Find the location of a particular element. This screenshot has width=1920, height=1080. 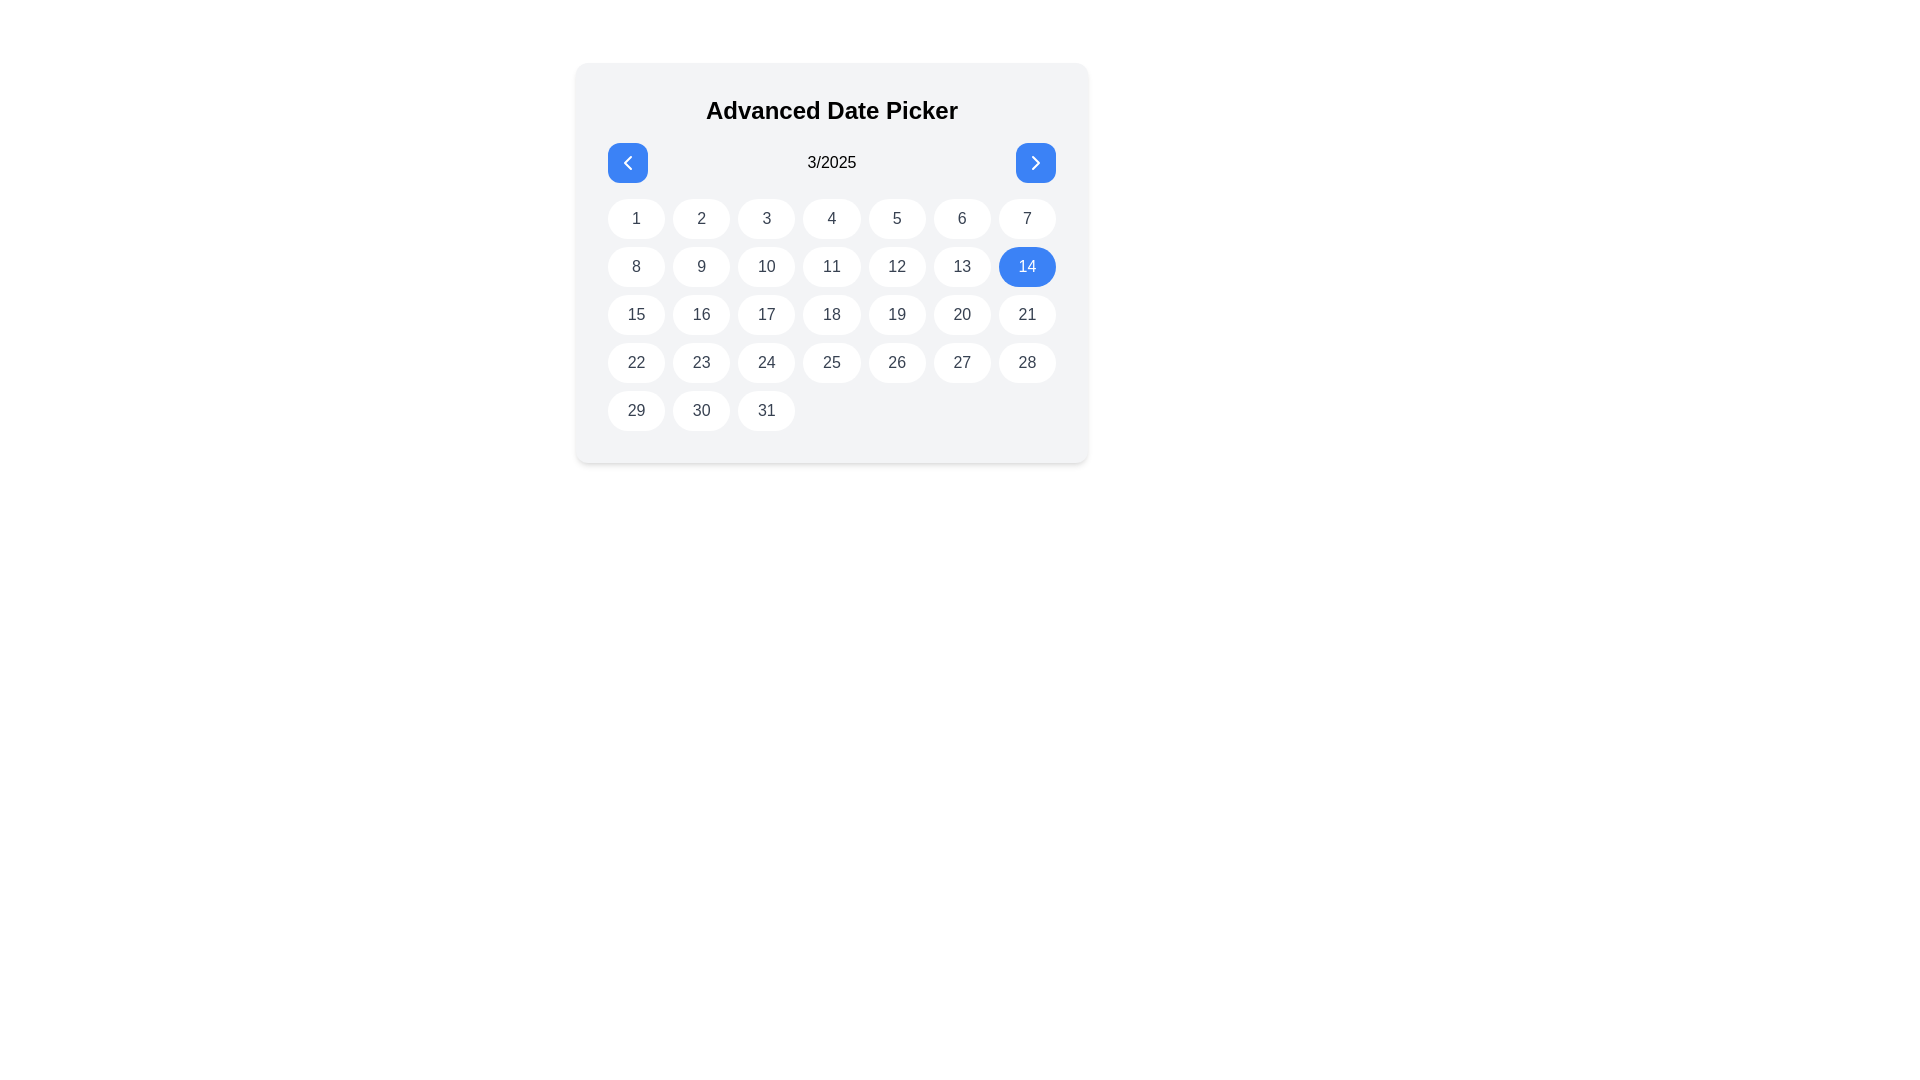

the circular button with a gray number '9' on a white background located in the second row and second column of the calendar grid is located at coordinates (701, 265).